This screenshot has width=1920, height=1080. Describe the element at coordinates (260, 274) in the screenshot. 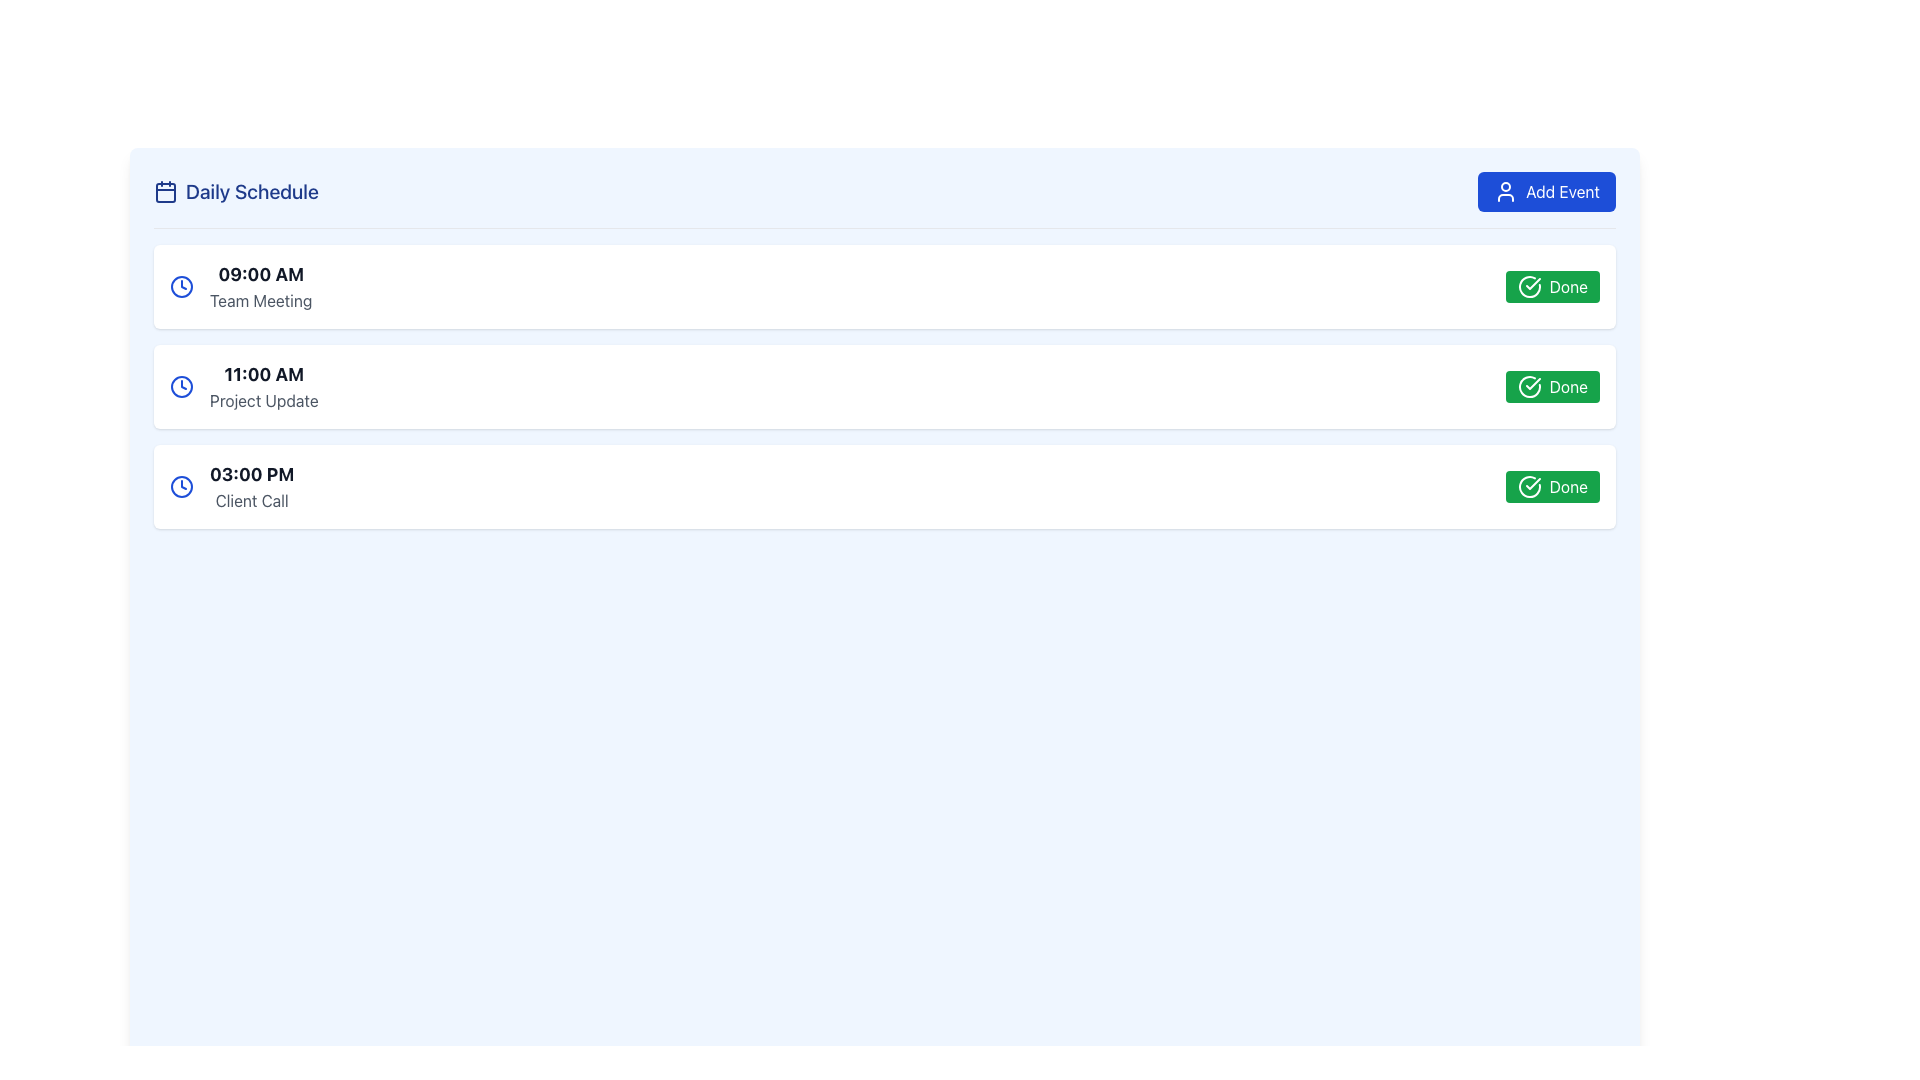

I see `the bold-styled time text '09:00 AM'` at that location.